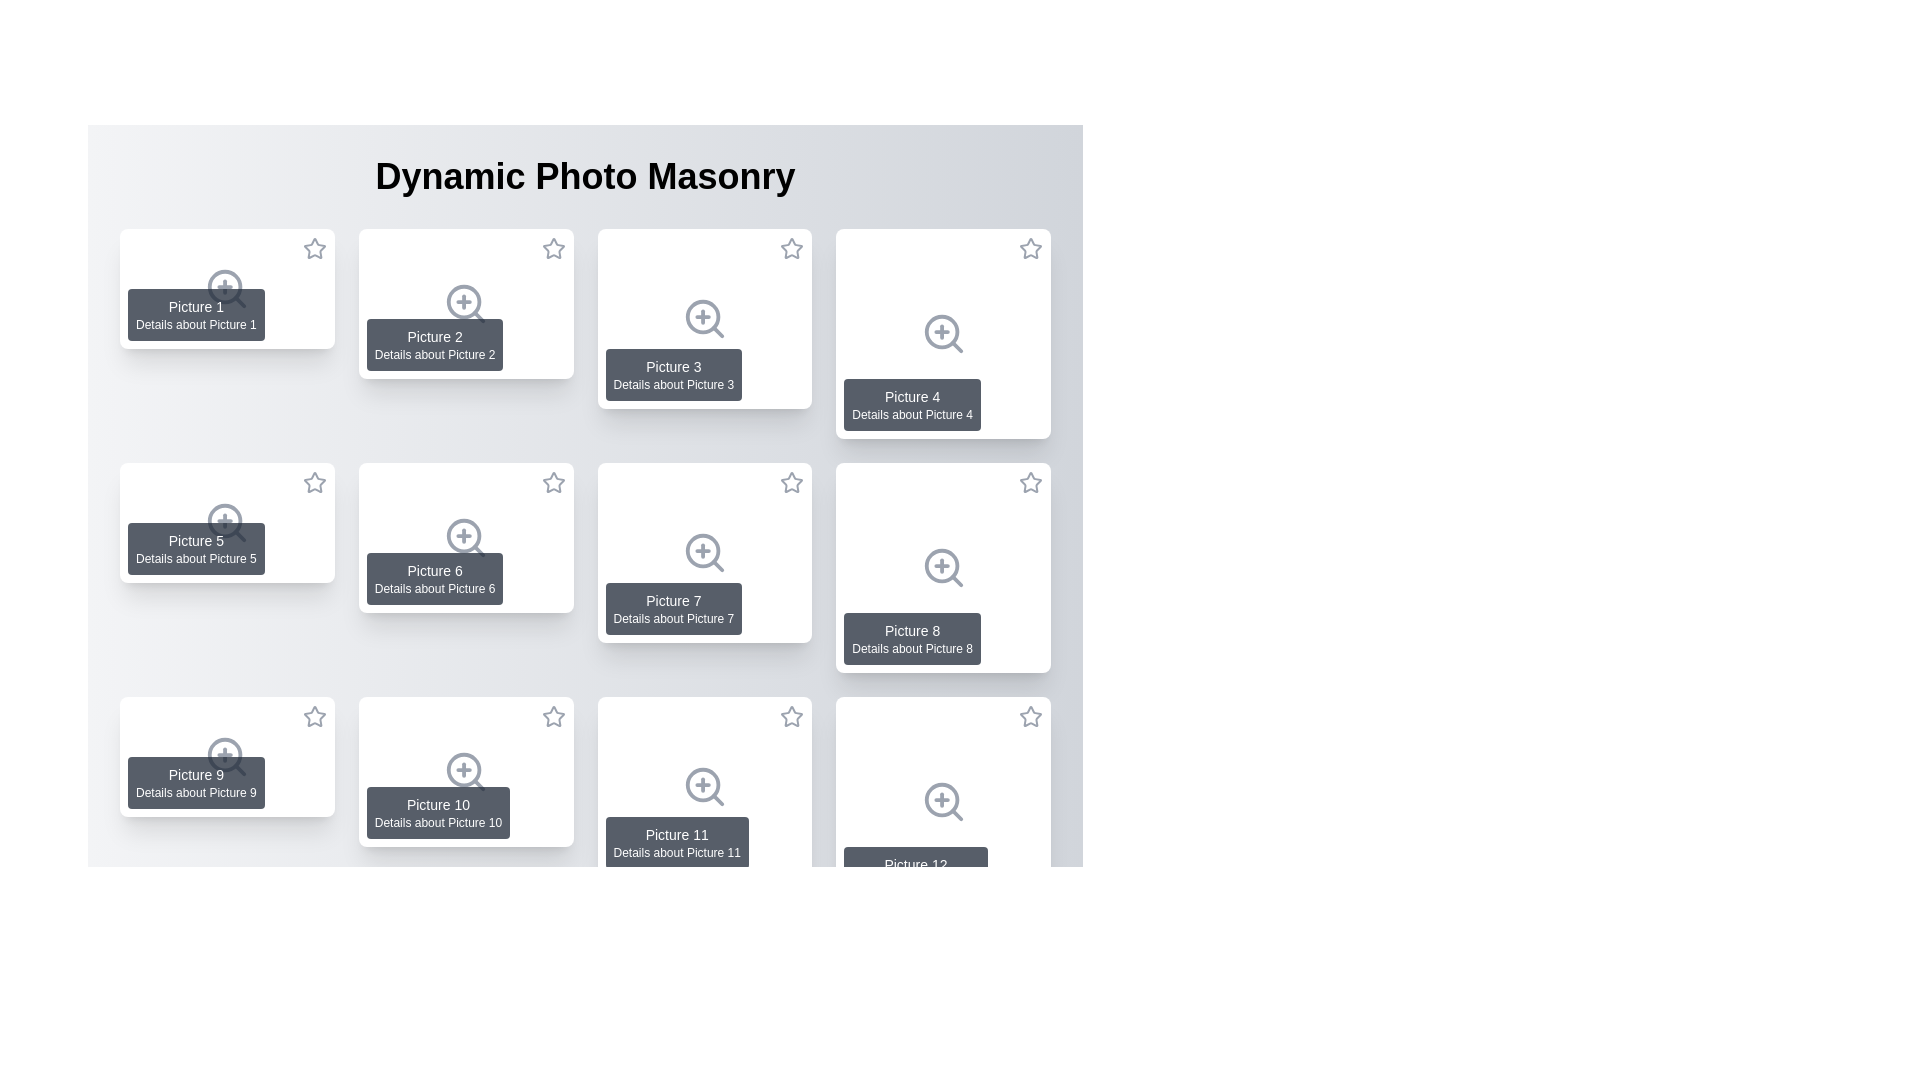 The width and height of the screenshot is (1920, 1080). What do you see at coordinates (553, 716) in the screenshot?
I see `the star icon with a thin, gray outline and a hollow center in the top-right corner of the card labeled 'Picture 10' to mark it as favorite` at bounding box center [553, 716].